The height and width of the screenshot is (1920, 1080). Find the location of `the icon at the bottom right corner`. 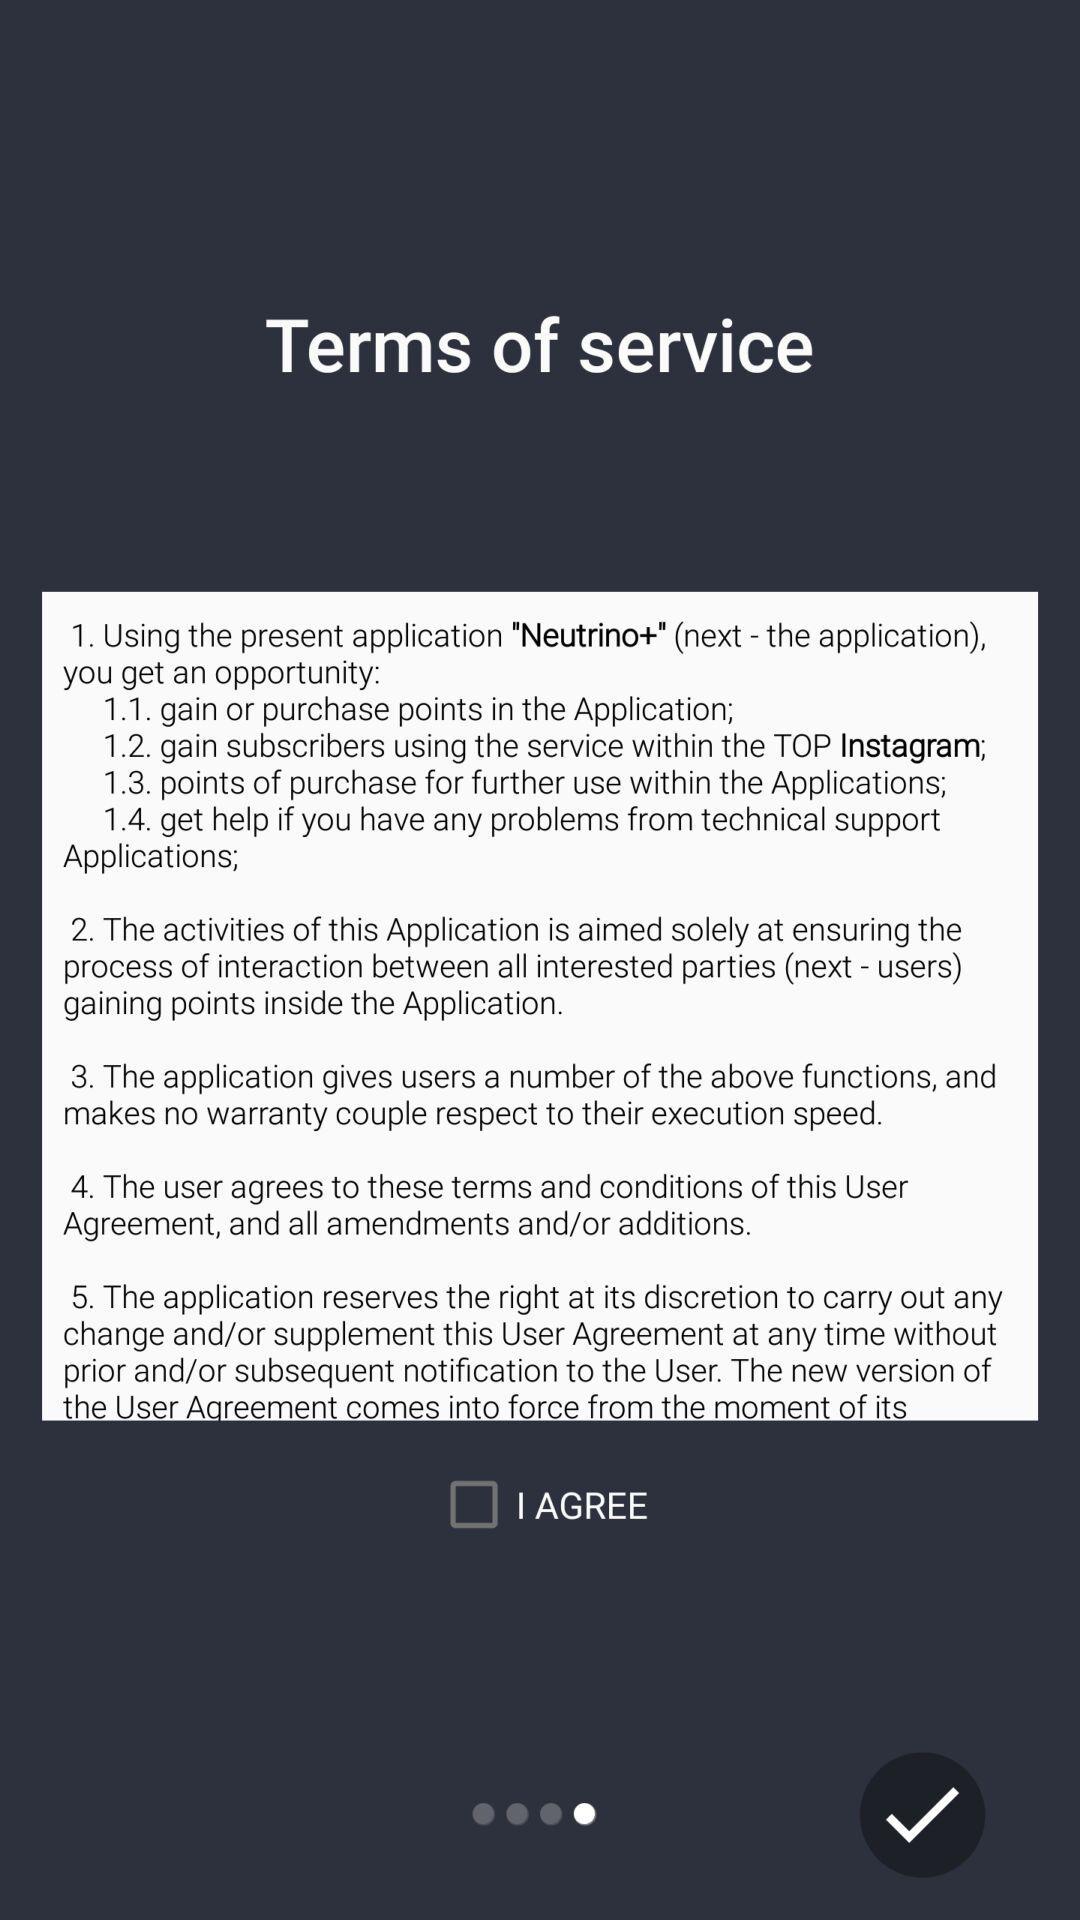

the icon at the bottom right corner is located at coordinates (922, 1814).